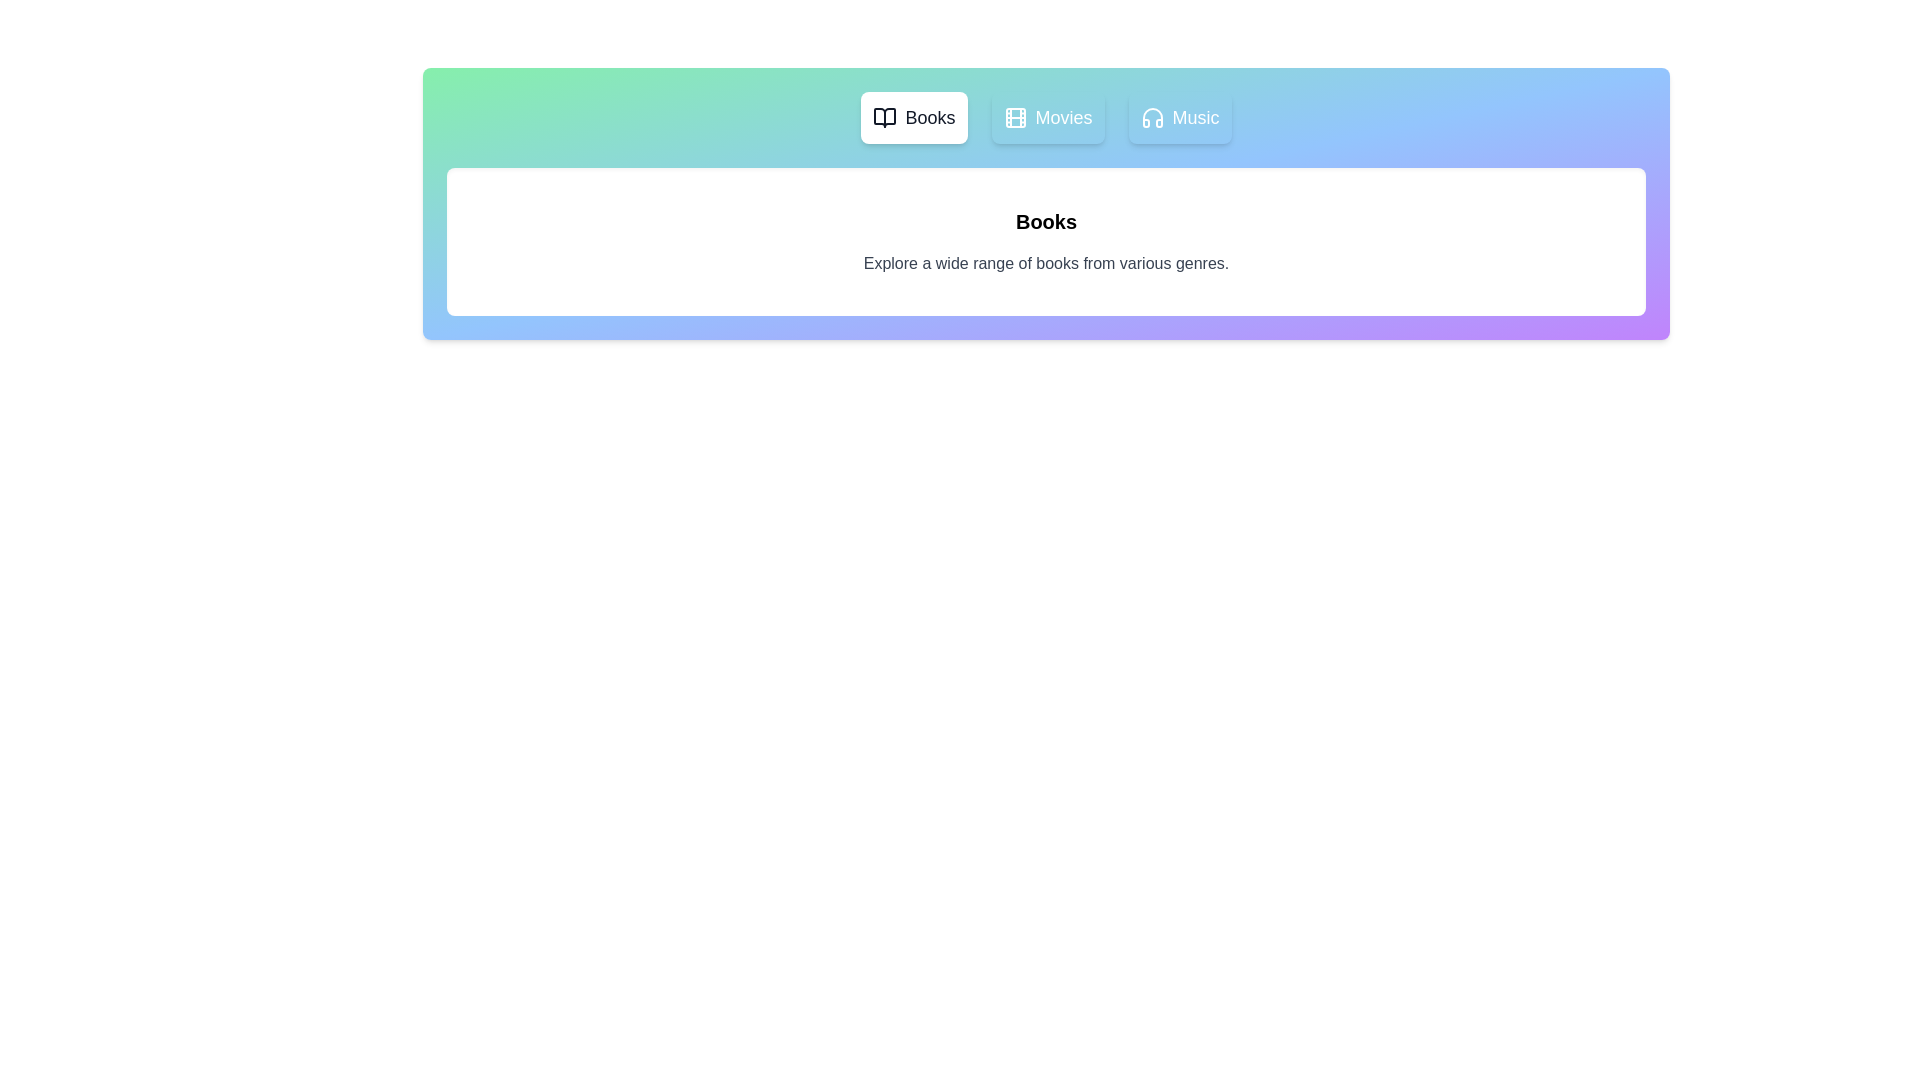 The height and width of the screenshot is (1080, 1920). Describe the element at coordinates (1180, 118) in the screenshot. I see `the tab labeled Music` at that location.